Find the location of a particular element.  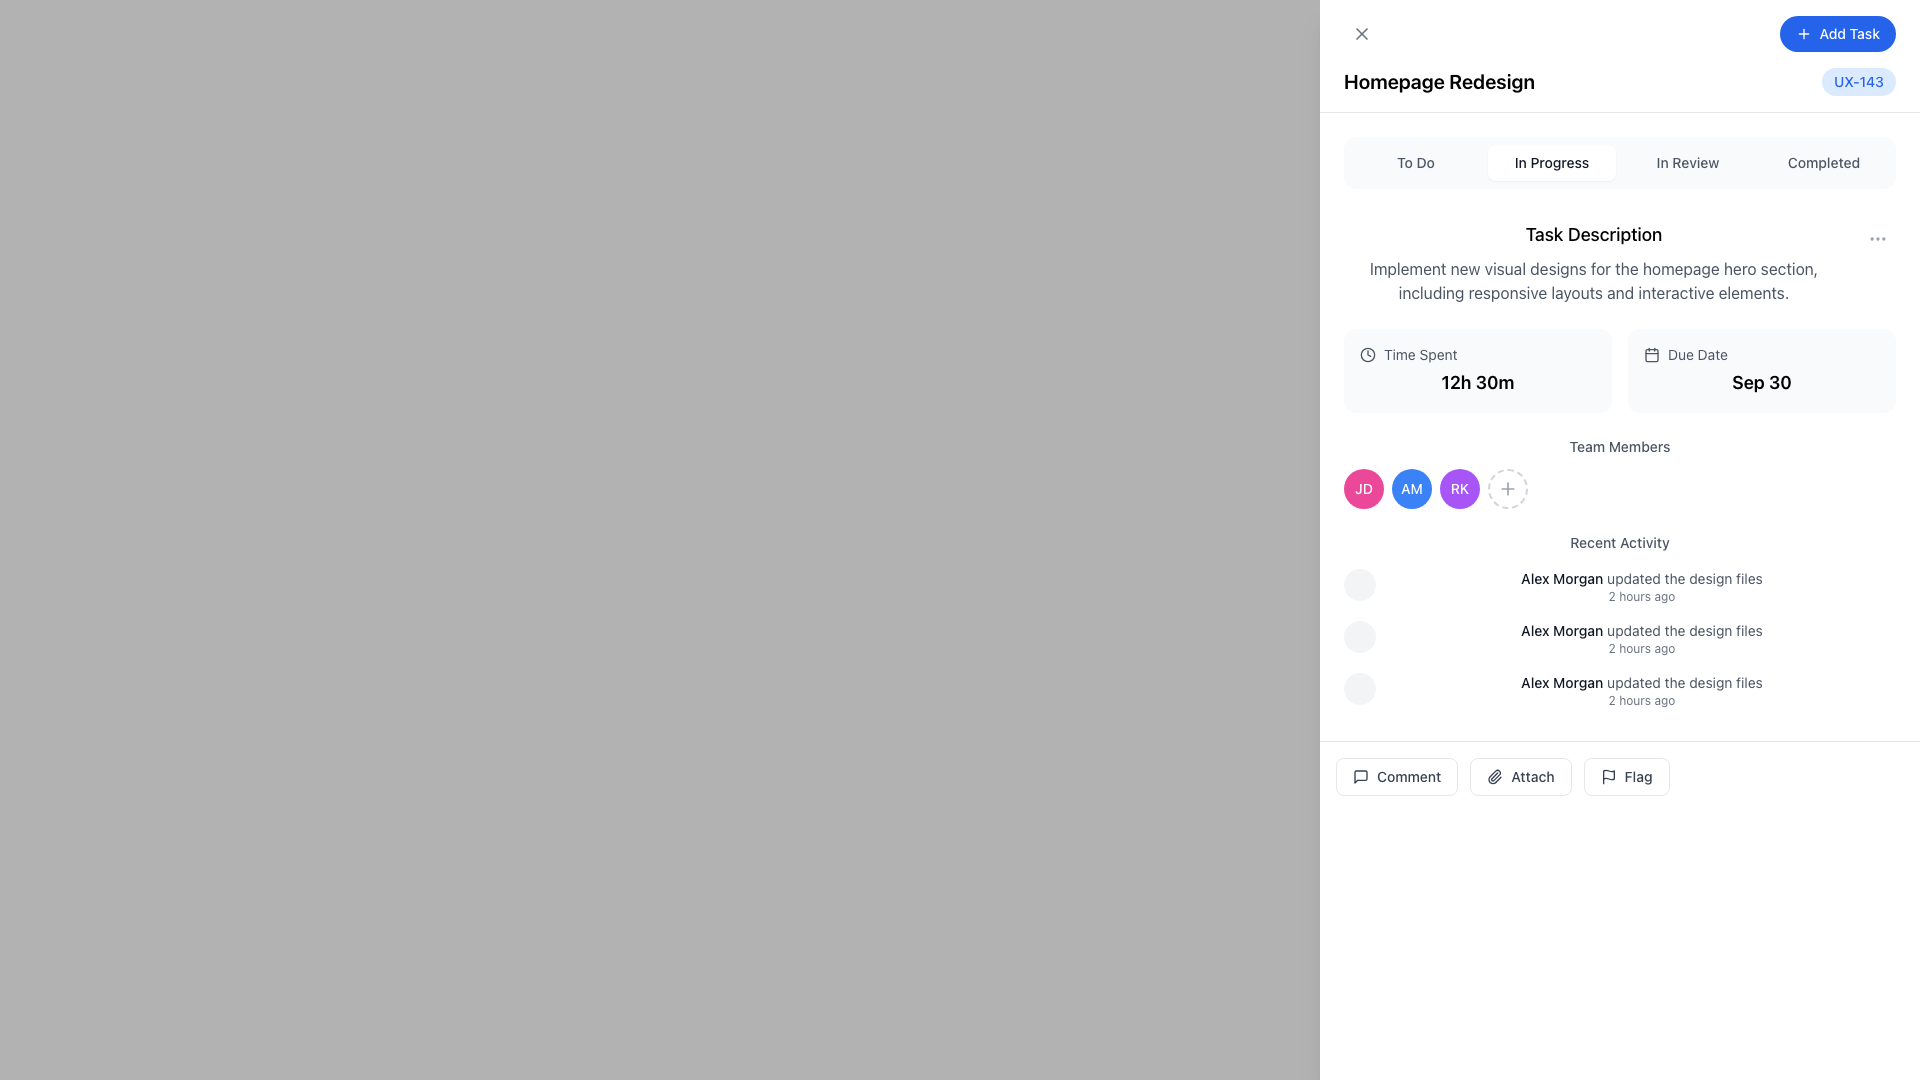

the 'Close' button located in the upper-left corner of the 'Add Task' modal to trigger a visual change is located at coordinates (1361, 34).